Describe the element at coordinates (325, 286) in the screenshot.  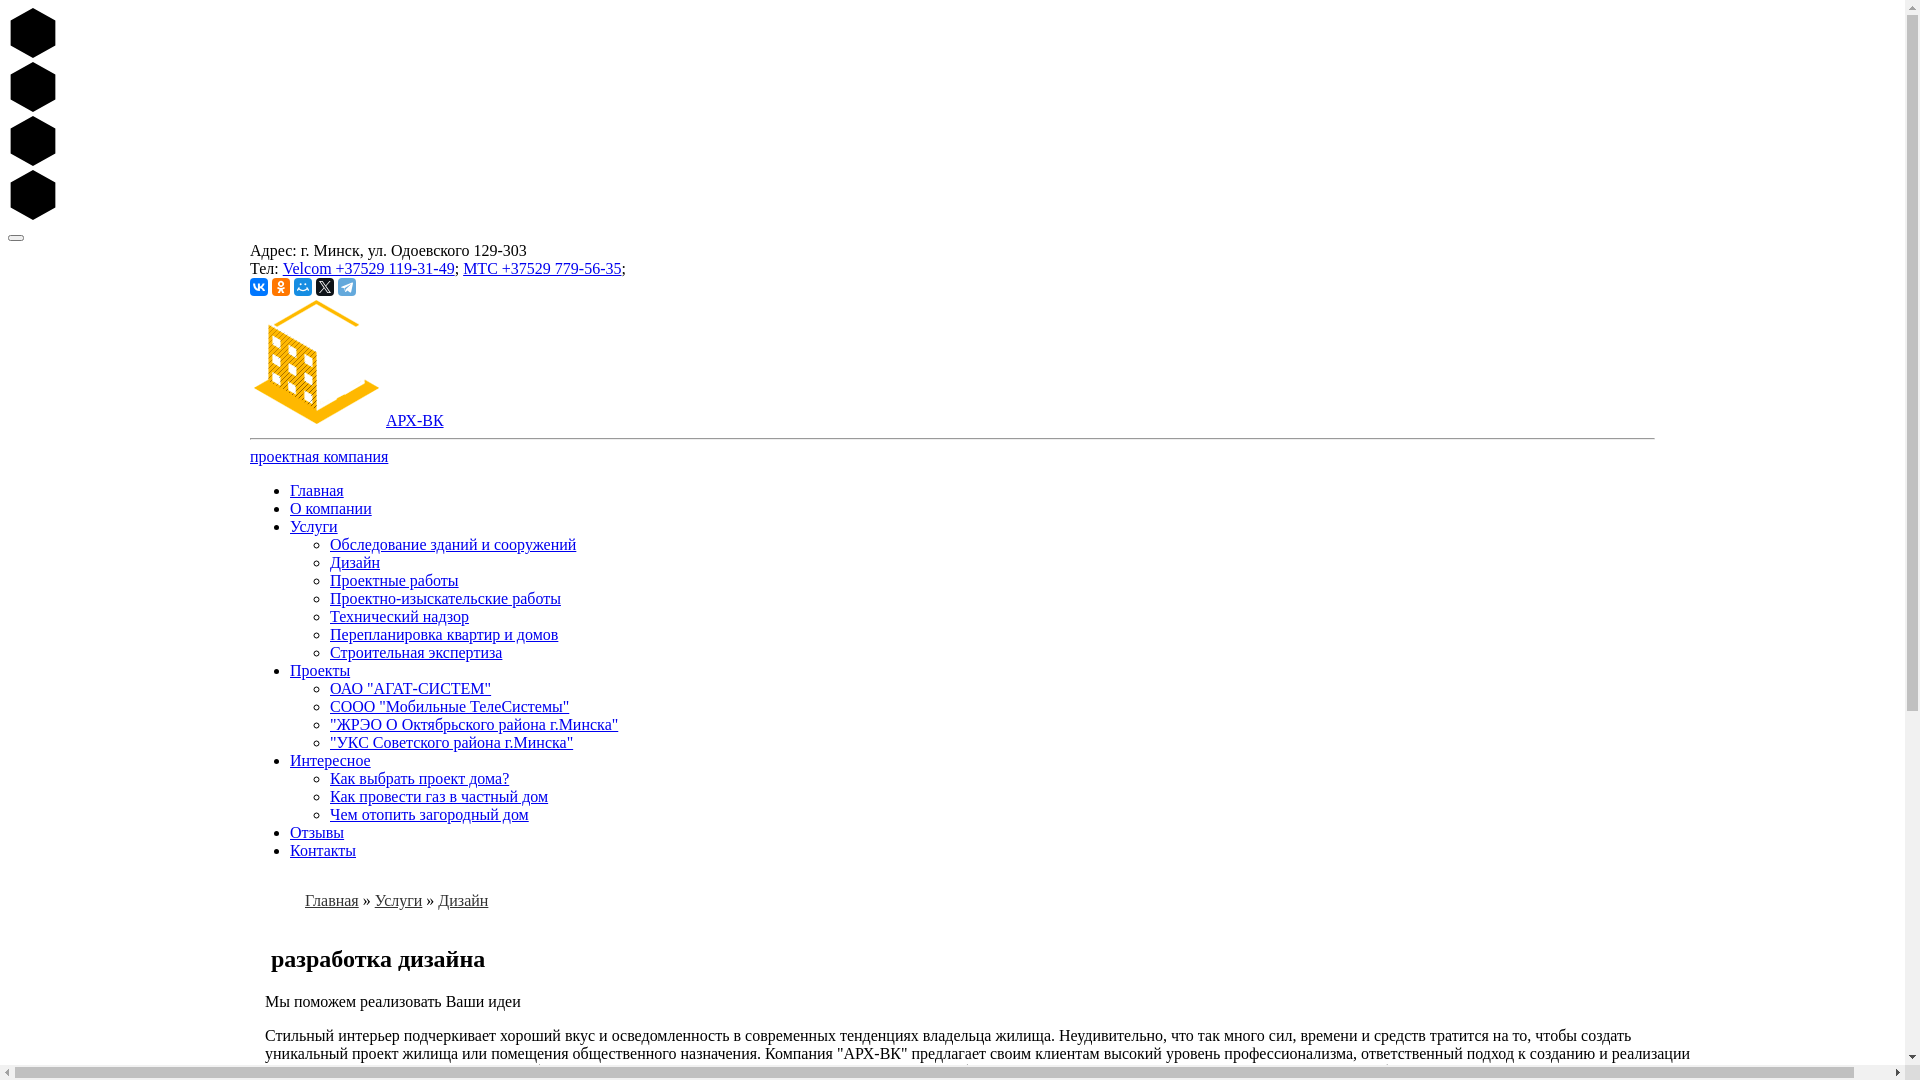
I see `'Twitter'` at that location.